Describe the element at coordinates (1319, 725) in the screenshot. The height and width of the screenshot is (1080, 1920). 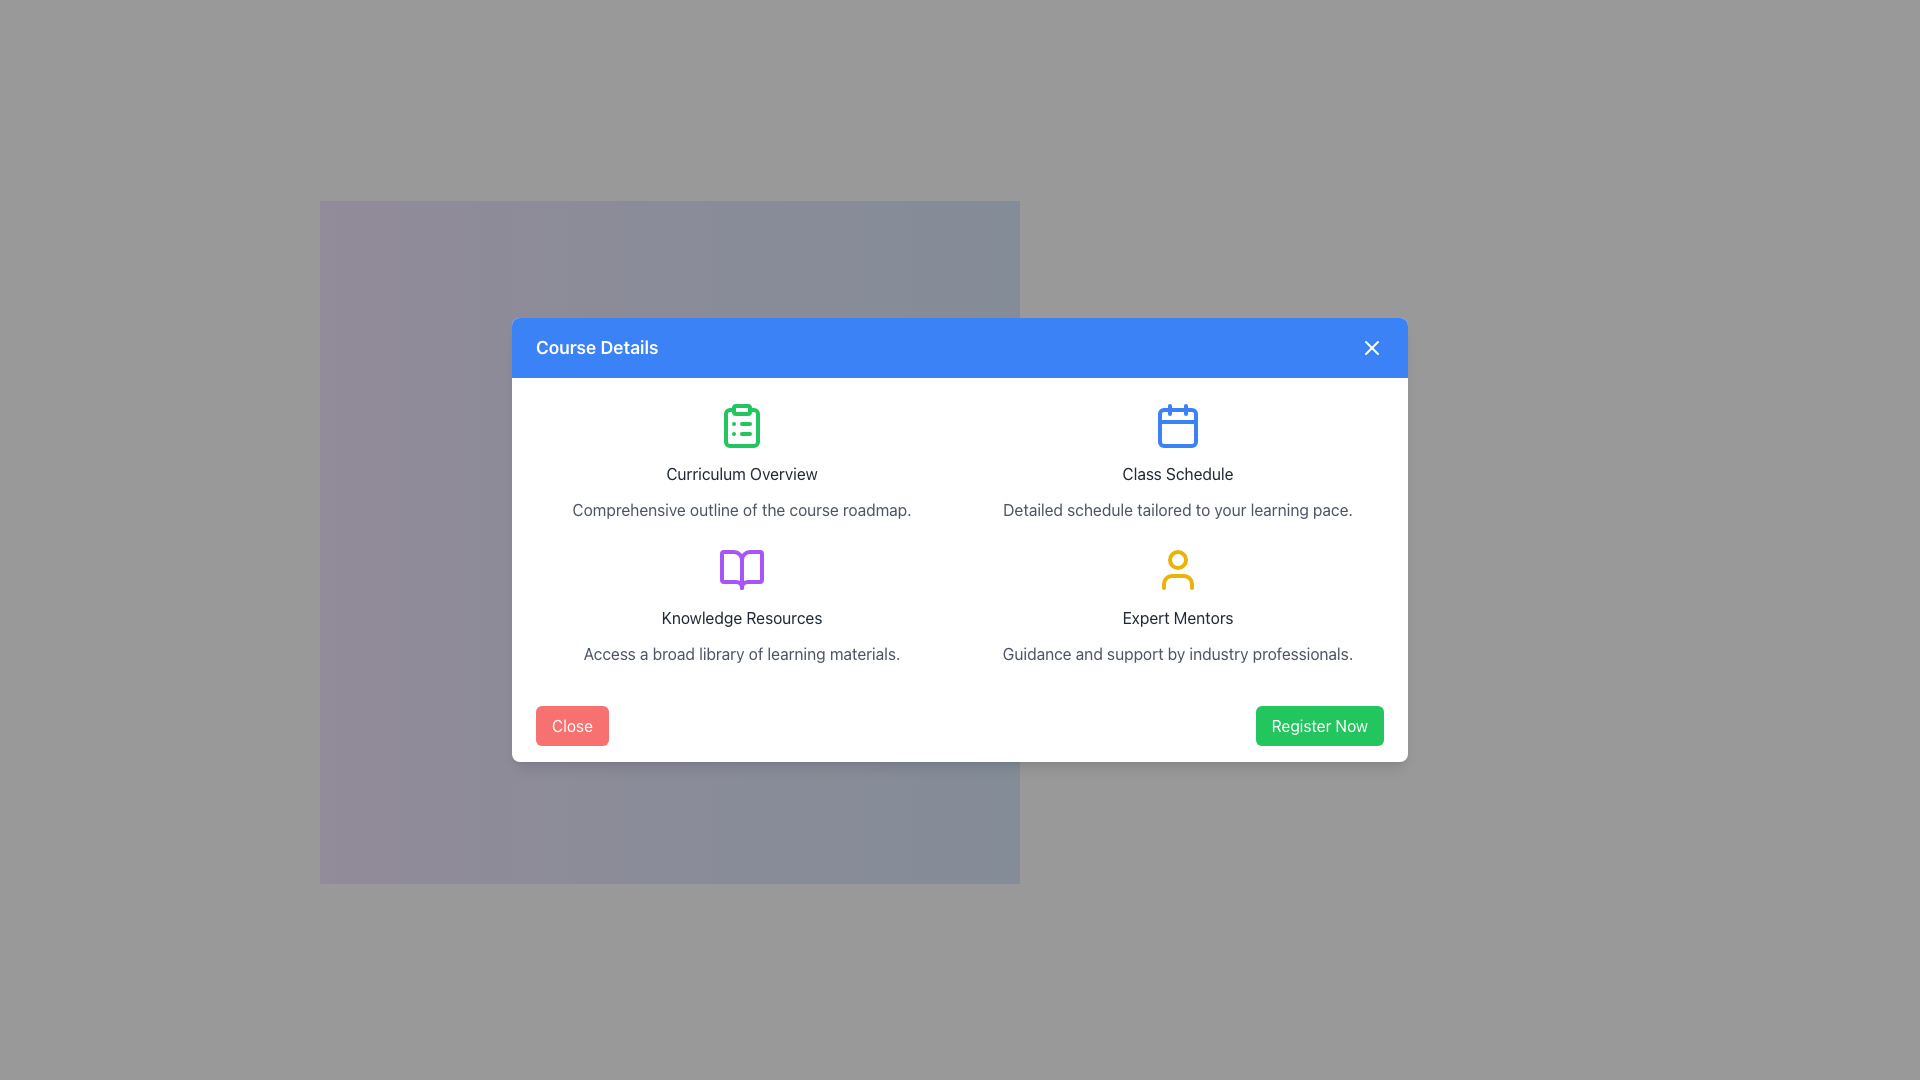
I see `the registration button located at the bottom right corner of the modal layout` at that location.